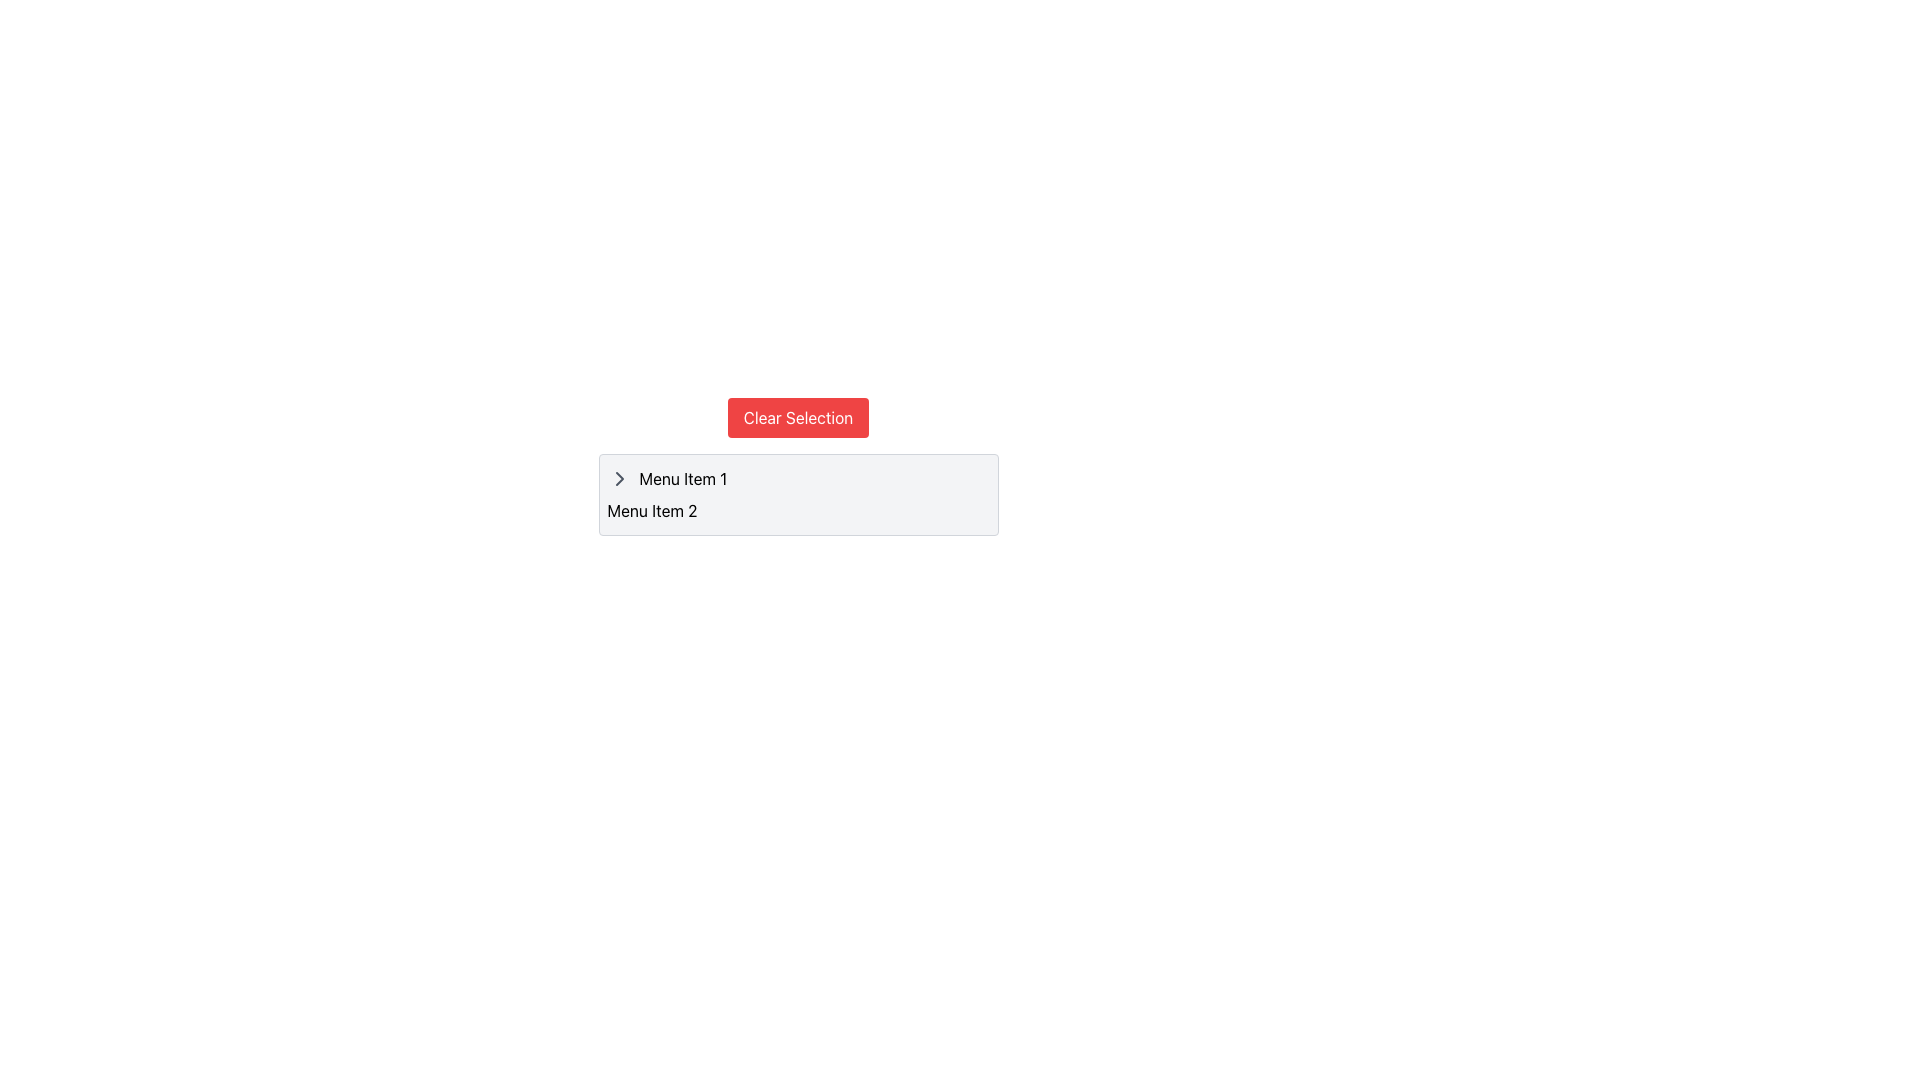 The image size is (1920, 1080). I want to click on the selectable text label located in the second row of the dropdown or menu component under 'Menu Item 1', so click(652, 509).